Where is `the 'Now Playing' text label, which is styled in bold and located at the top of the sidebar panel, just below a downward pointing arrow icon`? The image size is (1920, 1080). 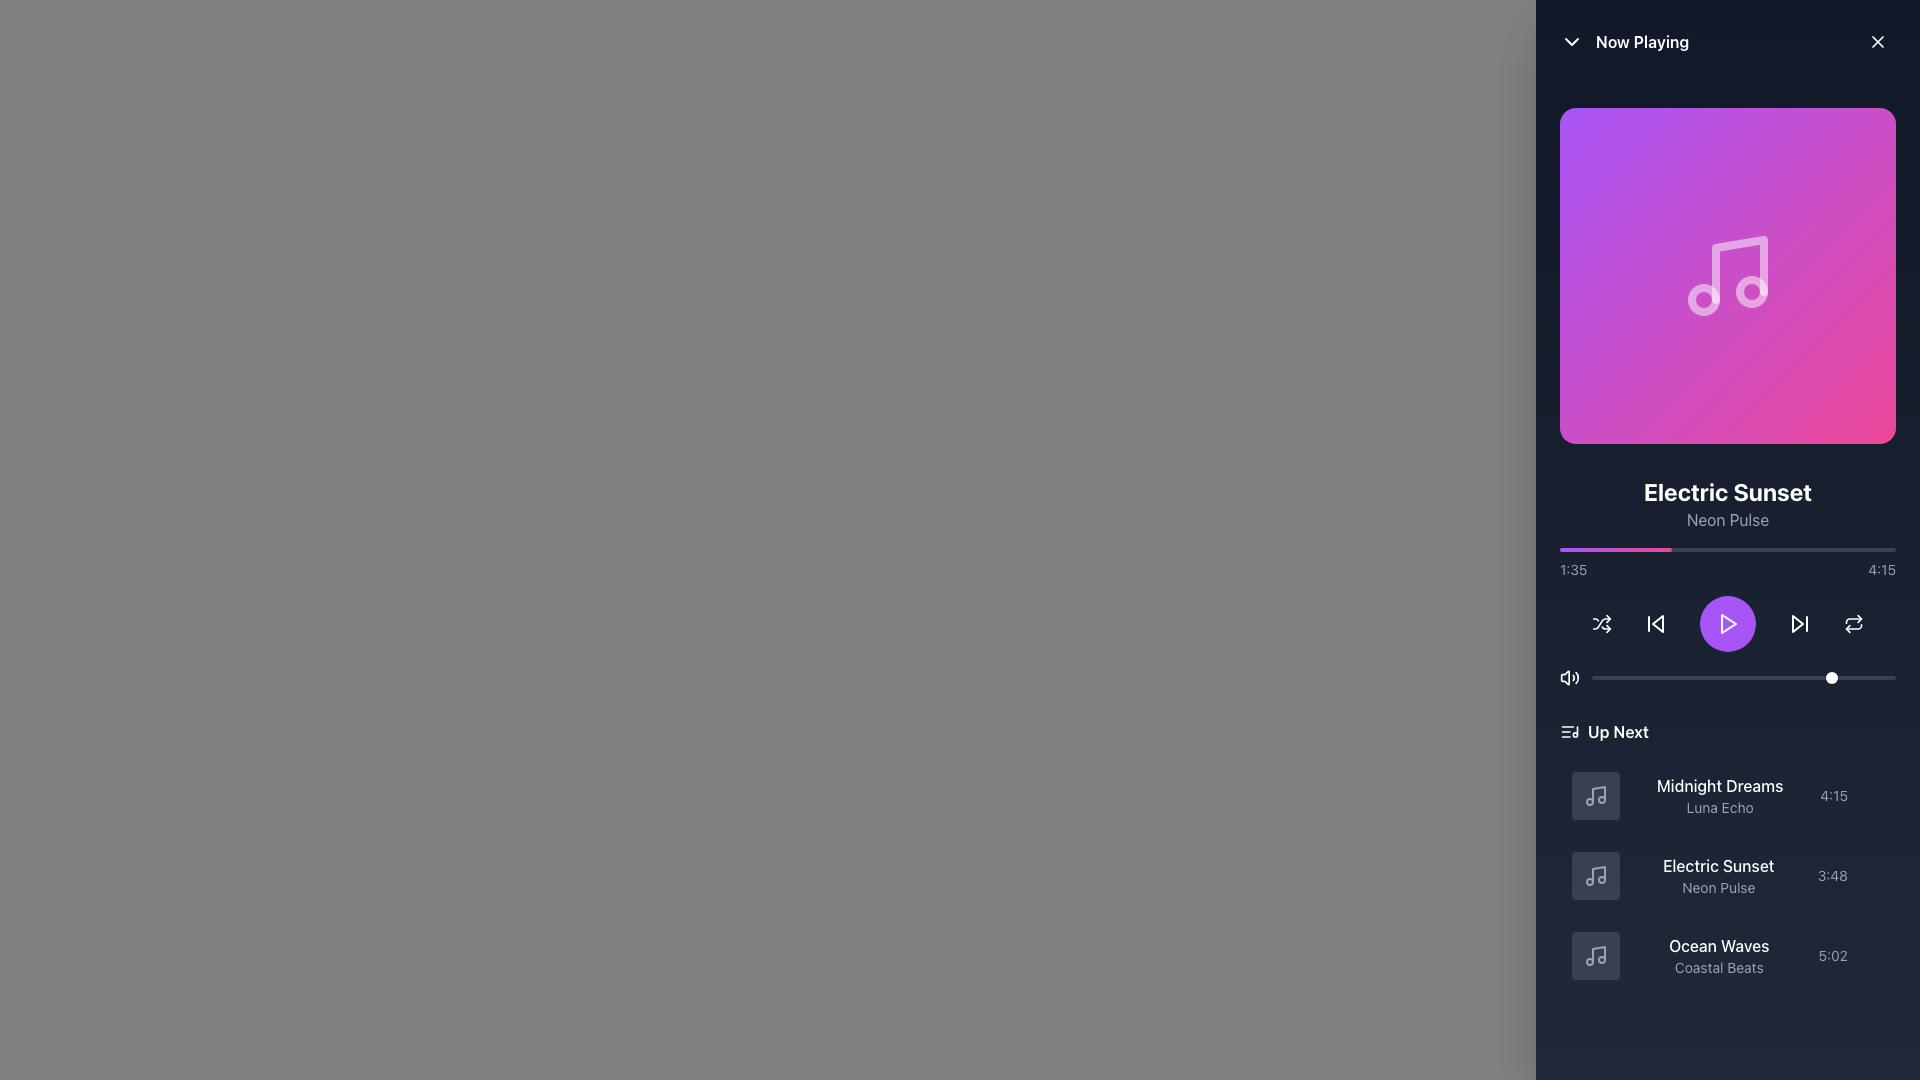 the 'Now Playing' text label, which is styled in bold and located at the top of the sidebar panel, just below a downward pointing arrow icon is located at coordinates (1642, 42).